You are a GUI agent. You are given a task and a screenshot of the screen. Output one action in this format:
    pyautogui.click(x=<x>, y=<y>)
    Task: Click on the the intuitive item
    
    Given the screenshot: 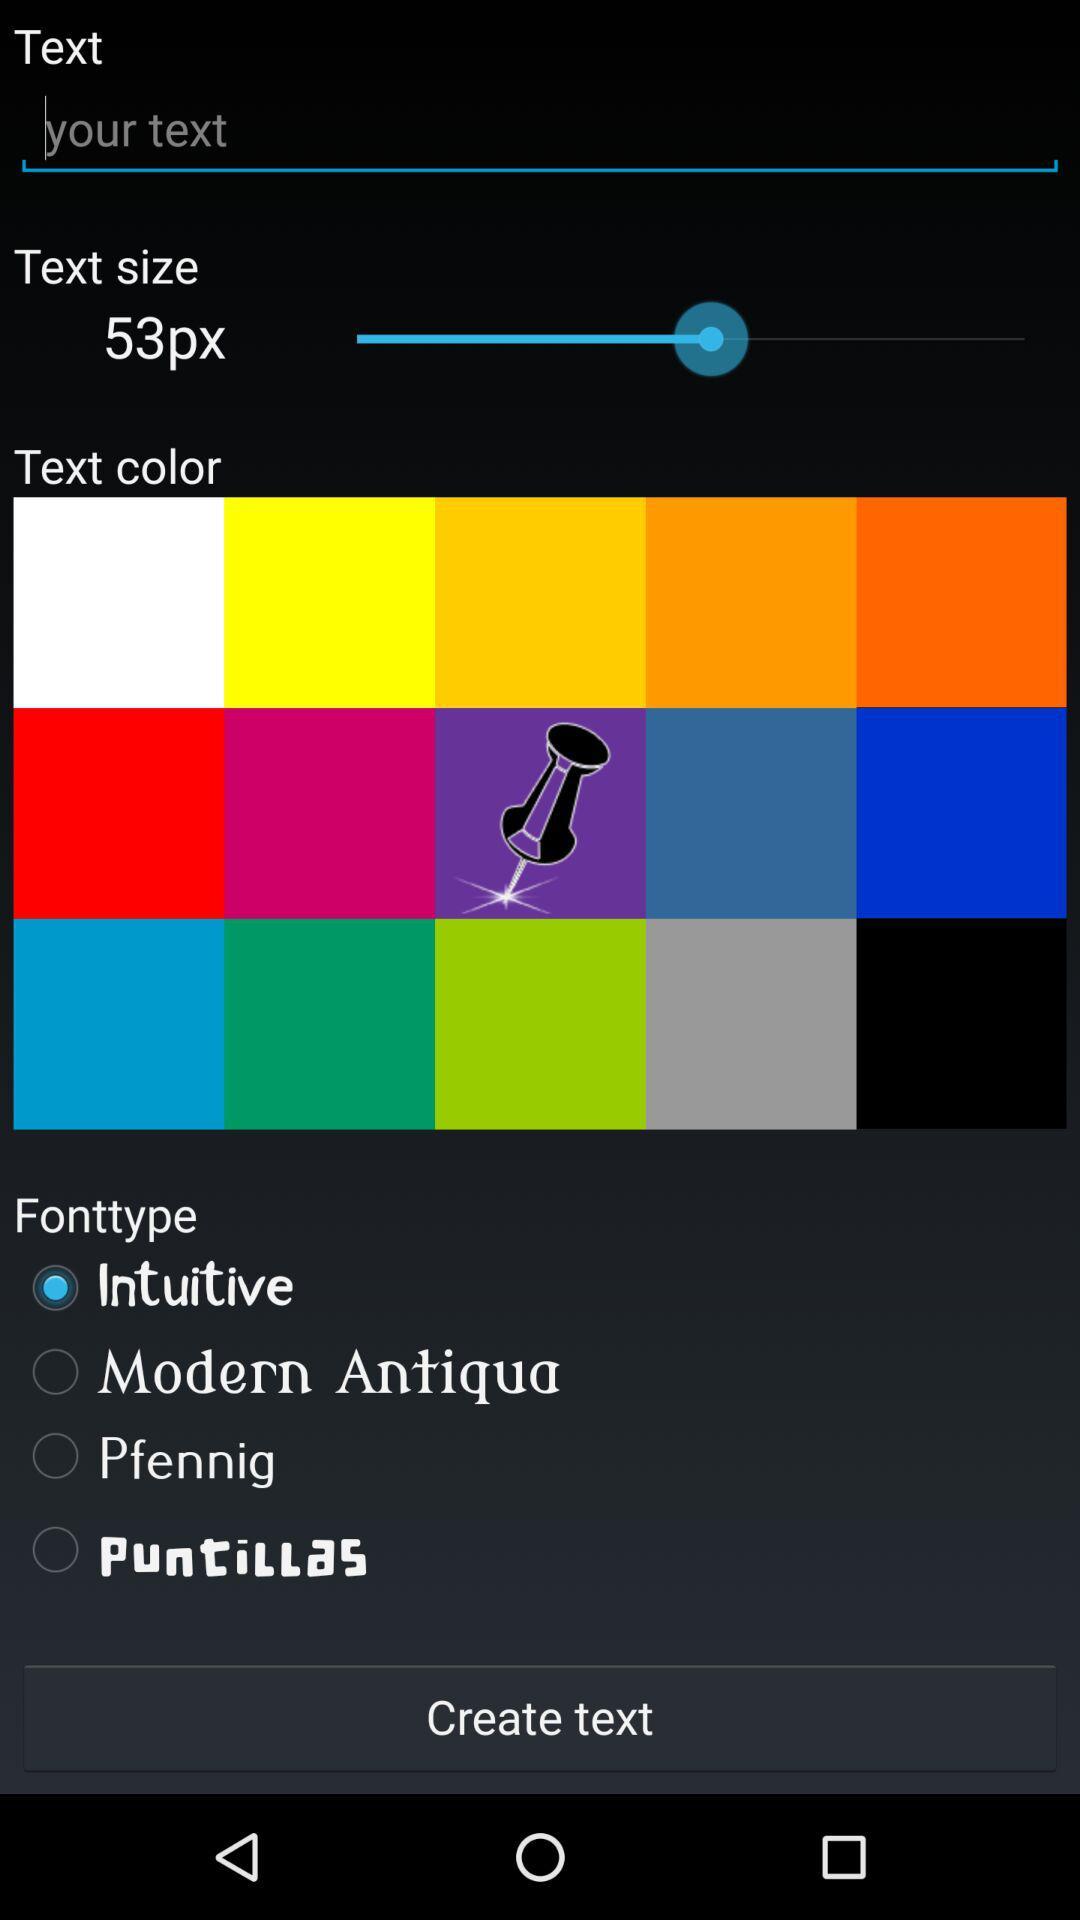 What is the action you would take?
    pyautogui.click(x=540, y=1287)
    